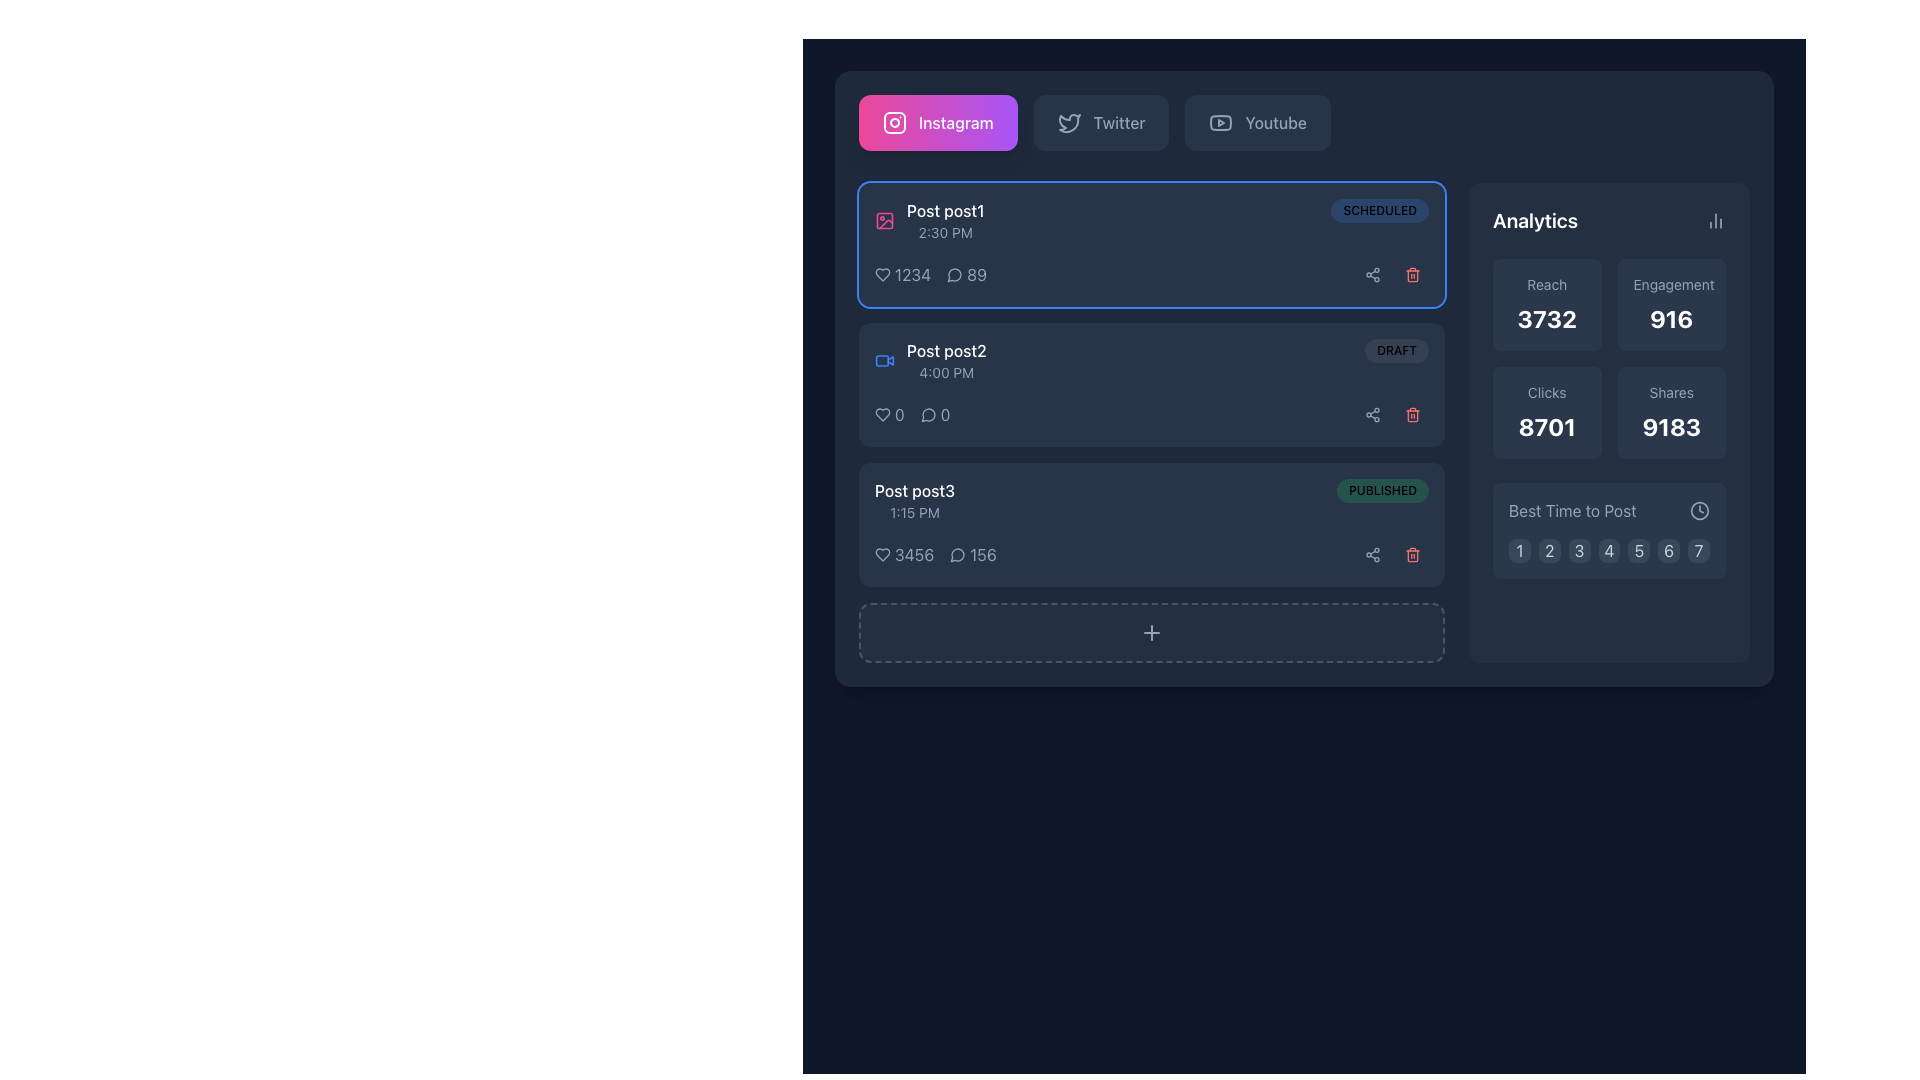  I want to click on the text with an icon (speech bubble and number) that displays the number of comments on the respective post, located in the first row of posts adjacent to the heart icon, so click(967, 274).